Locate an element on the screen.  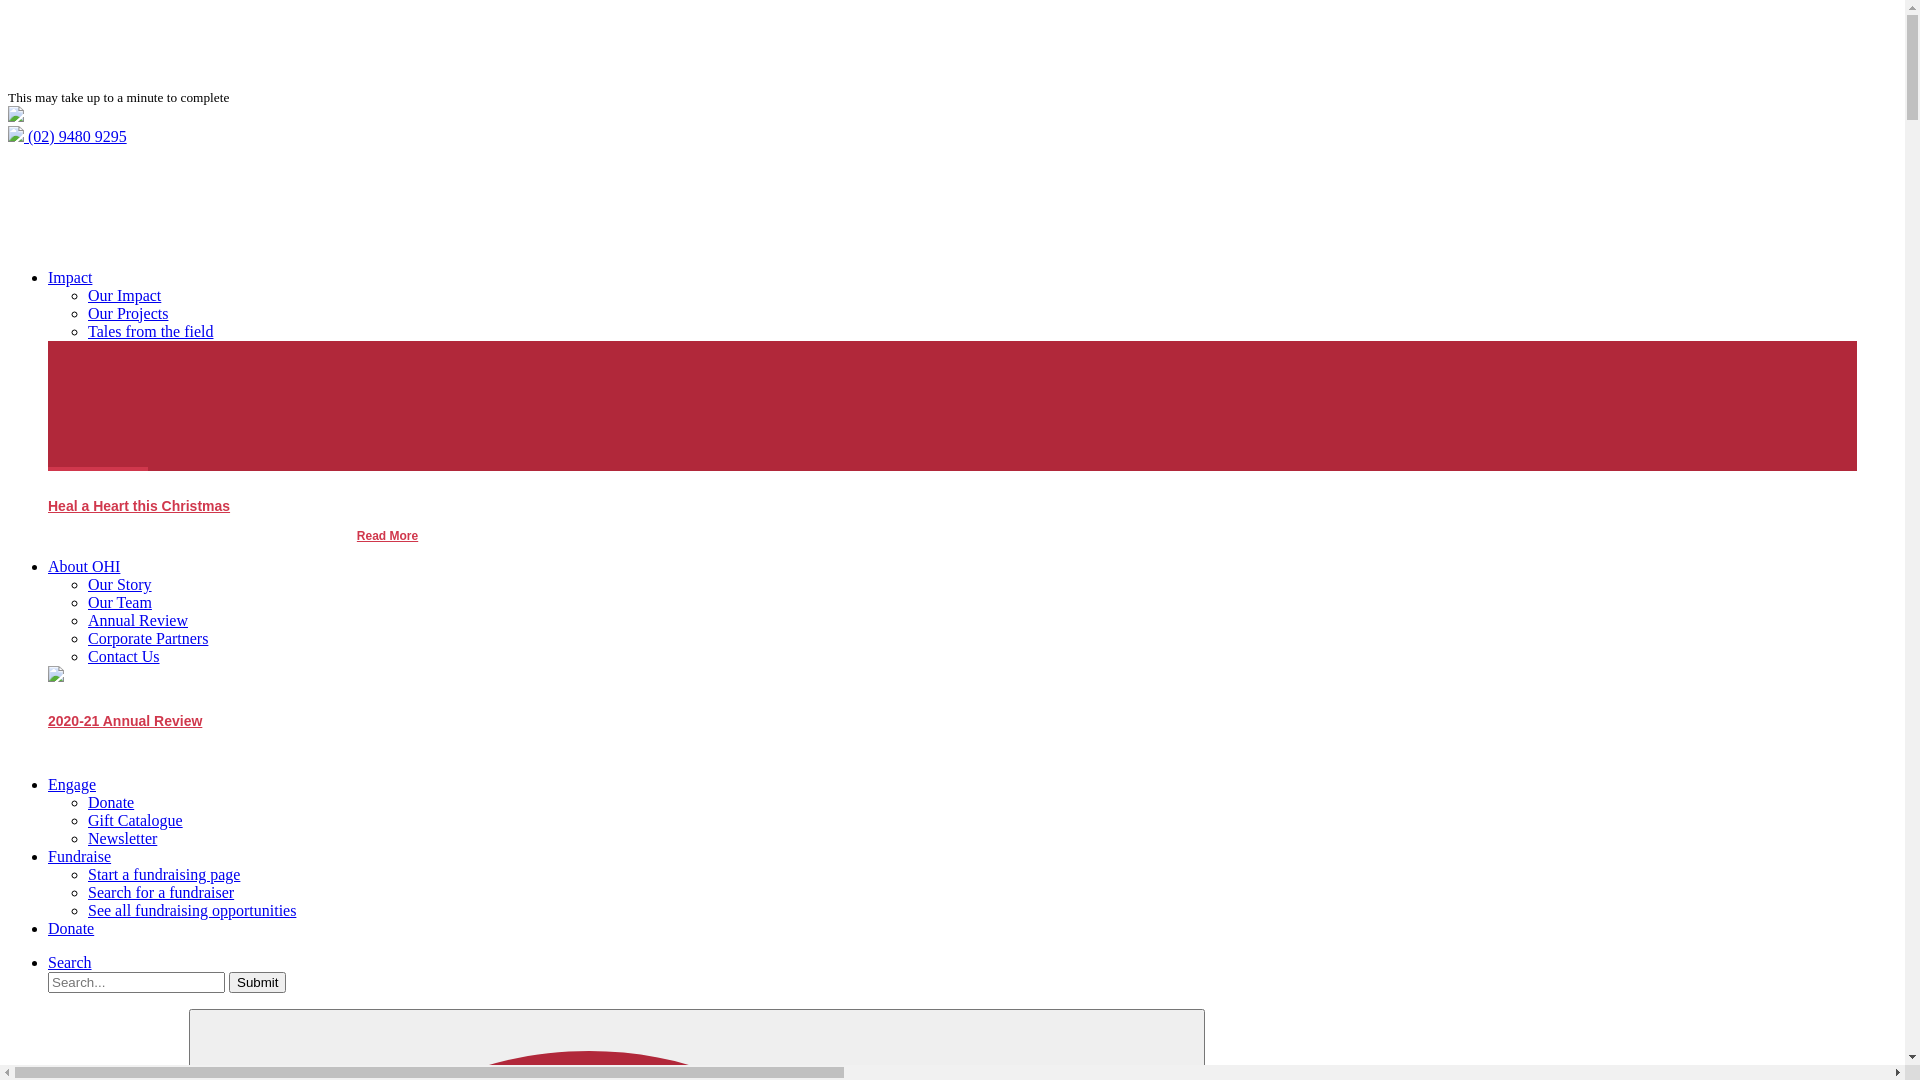
'Fundraise' is located at coordinates (48, 855).